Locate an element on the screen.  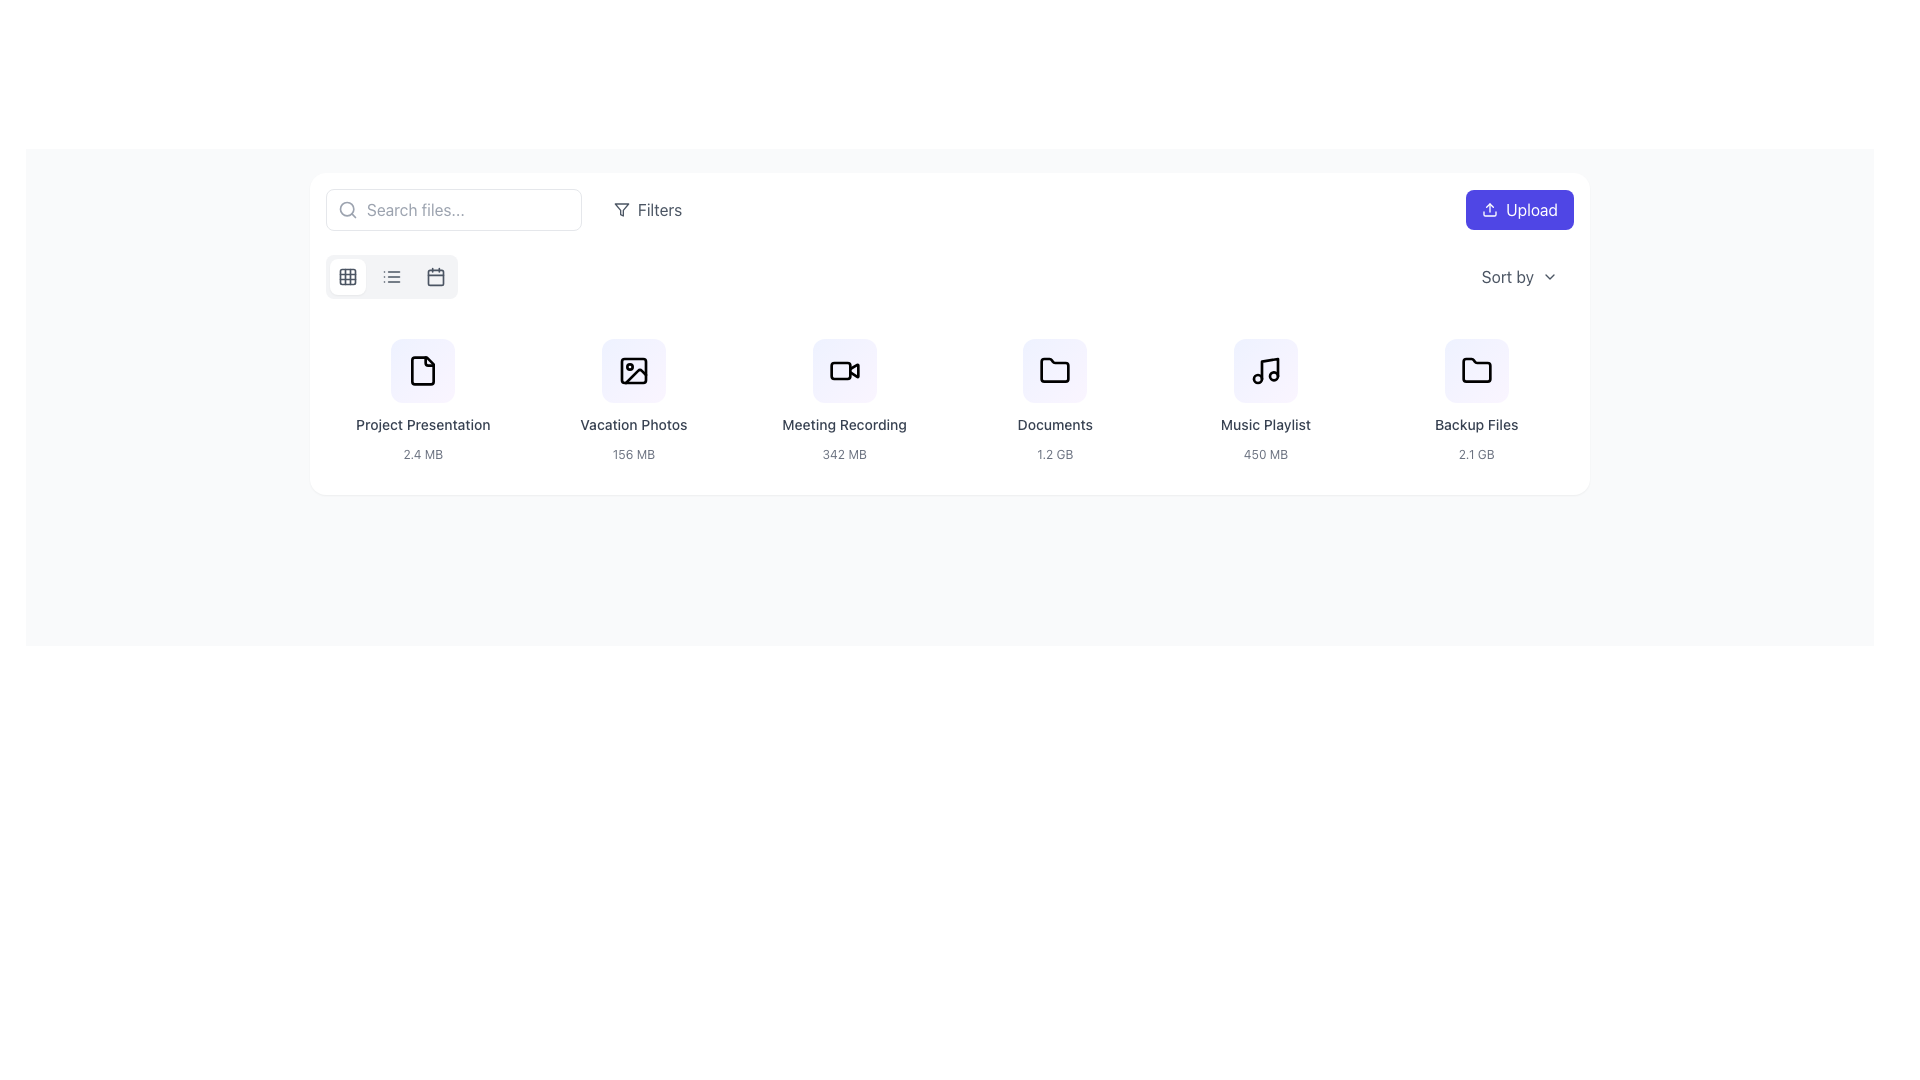
the calendar icon, which is a square button with rounded corners located in the toolbar section near the top left of the interface, being the third icon in a sequence of buttons is located at coordinates (435, 277).